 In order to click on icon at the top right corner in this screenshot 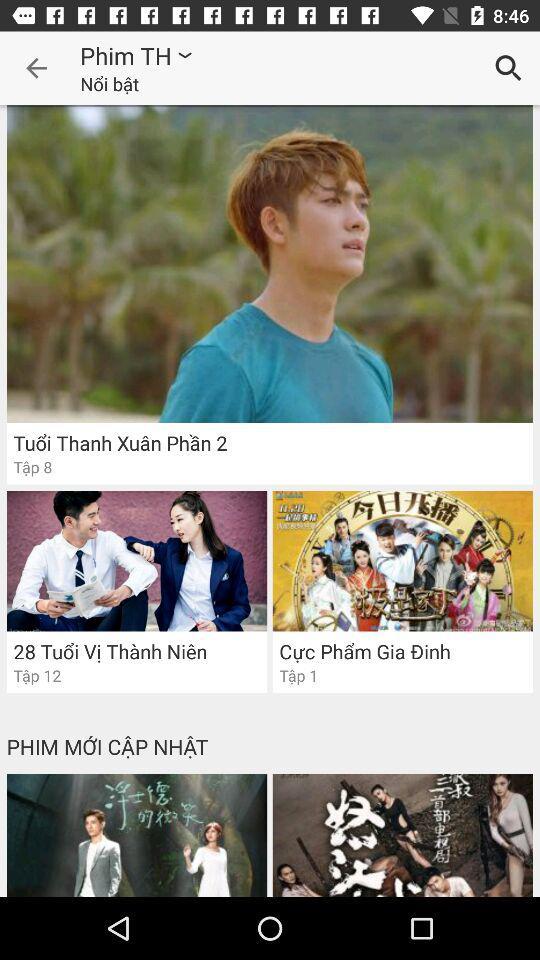, I will do `click(508, 68)`.